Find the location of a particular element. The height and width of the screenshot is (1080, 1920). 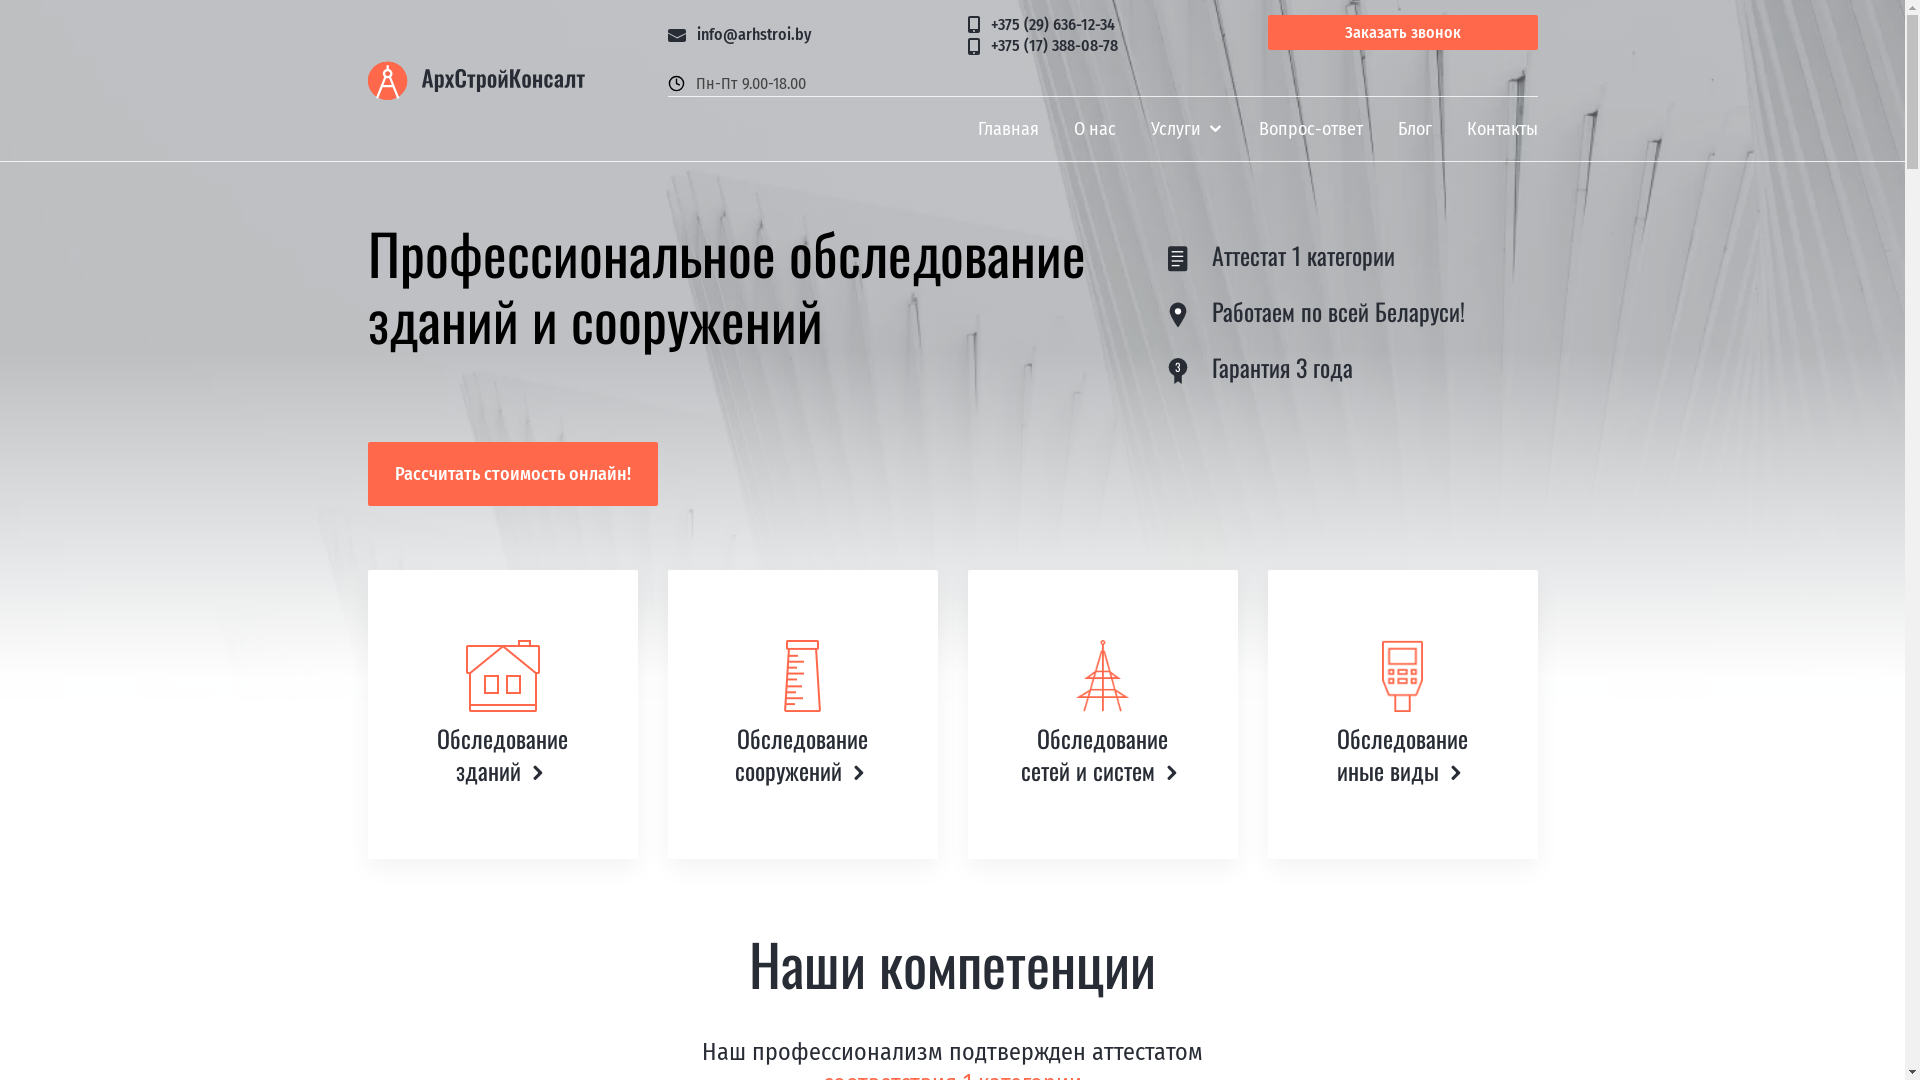

'info@arhstroi.by' is located at coordinates (802, 35).